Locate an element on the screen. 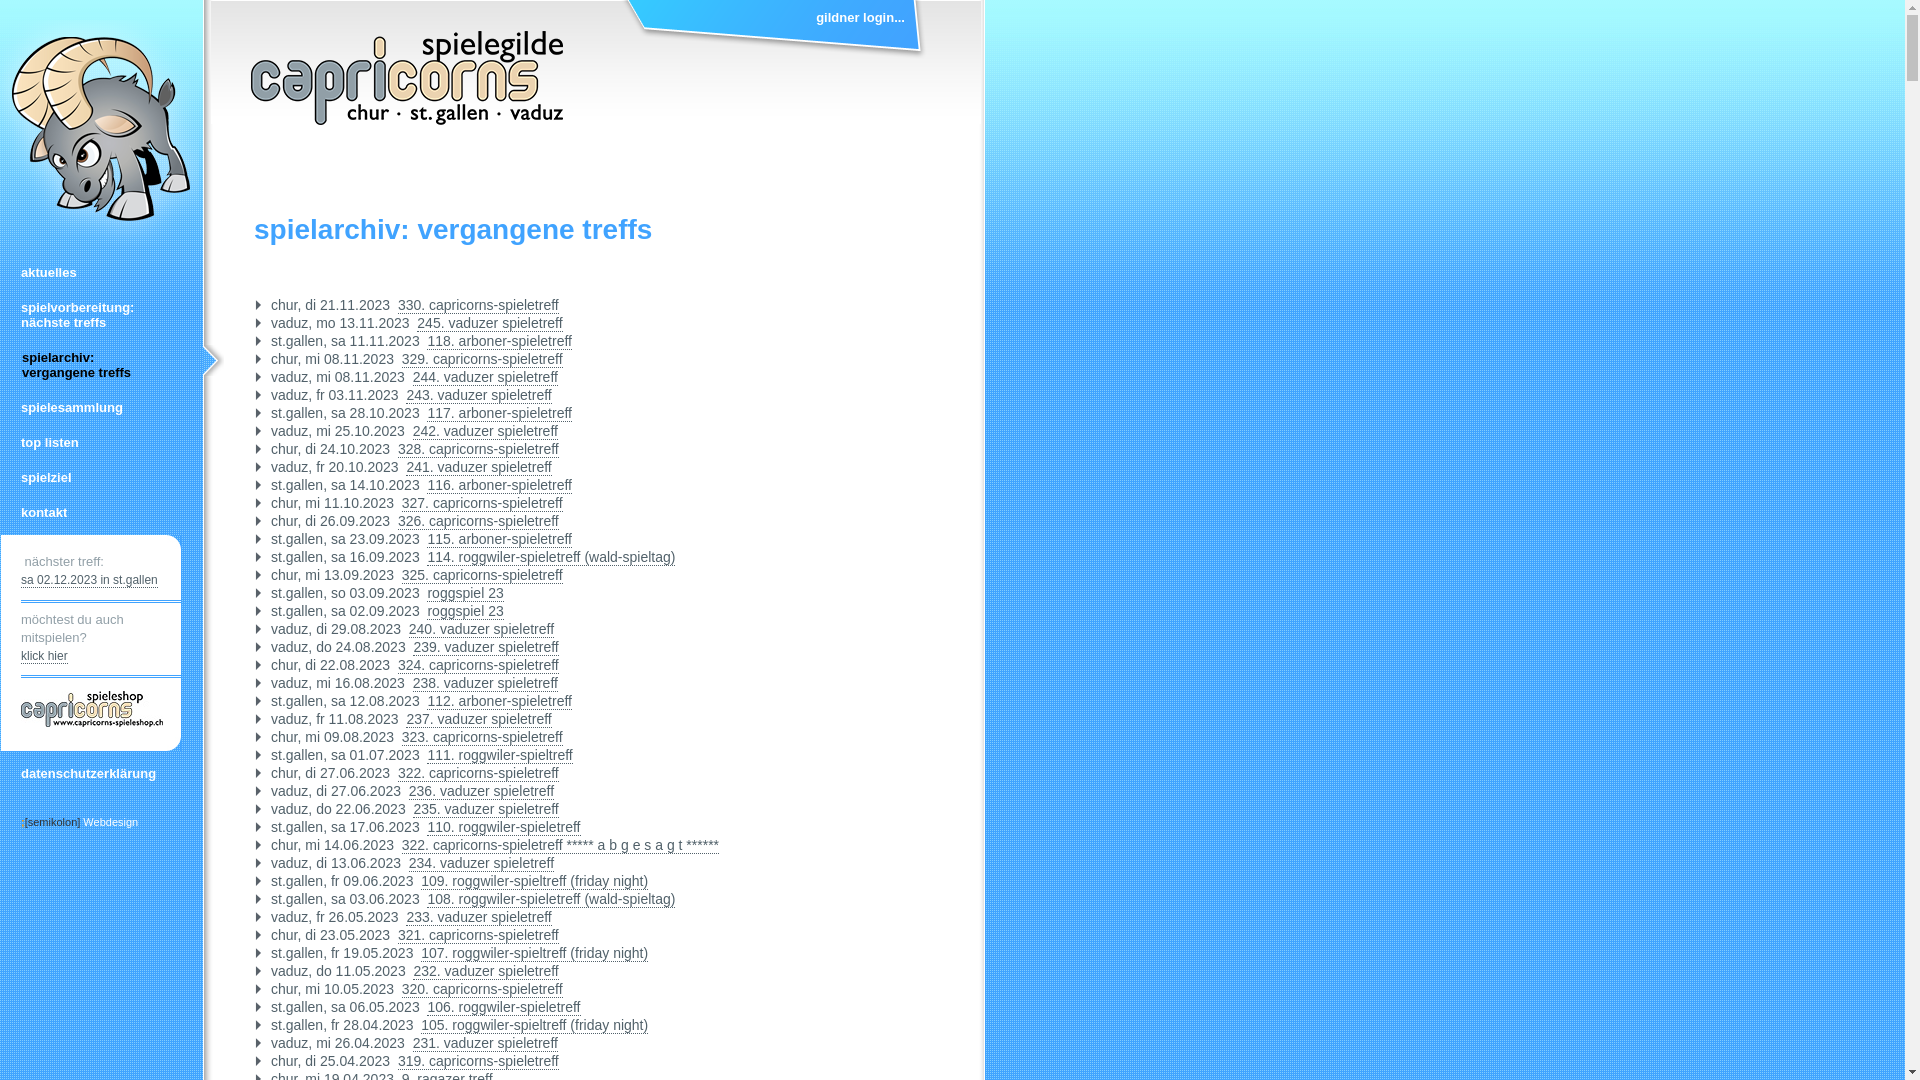 This screenshot has height=1080, width=1920. '320. capricorns-spieletreff' is located at coordinates (482, 988).